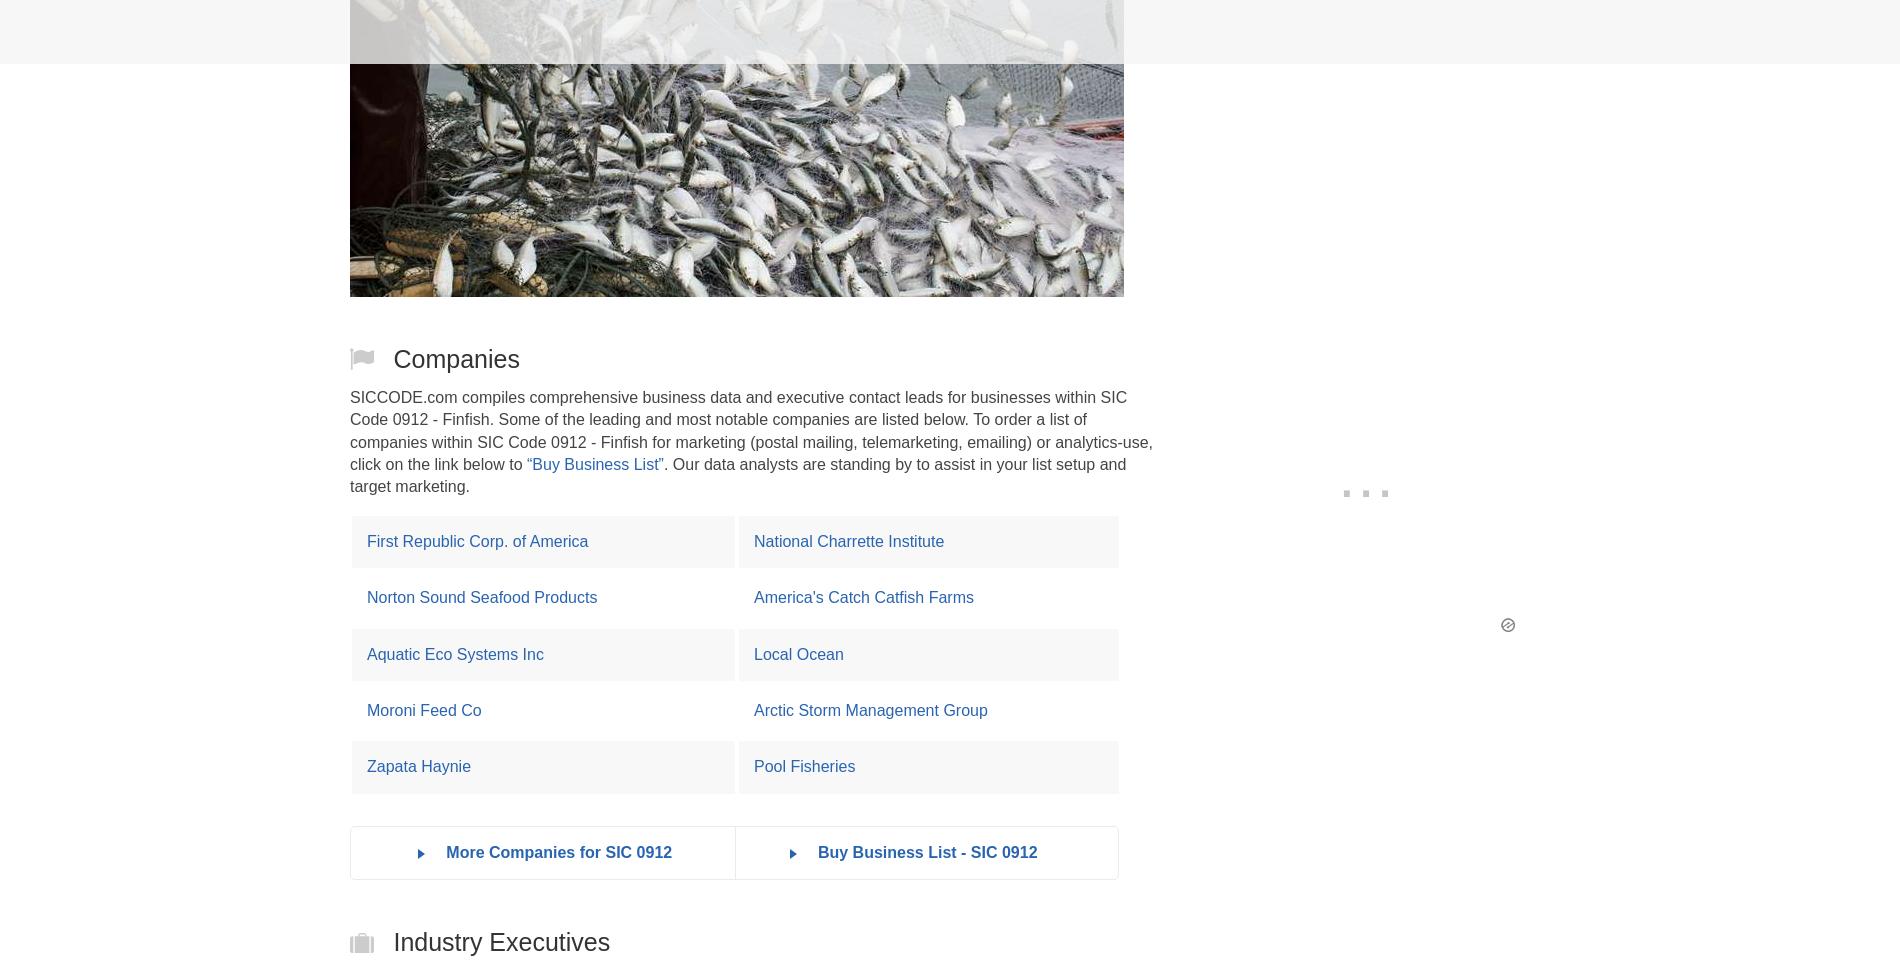 This screenshot has height=968, width=1900. I want to click on '“Buy Business List”', so click(594, 462).